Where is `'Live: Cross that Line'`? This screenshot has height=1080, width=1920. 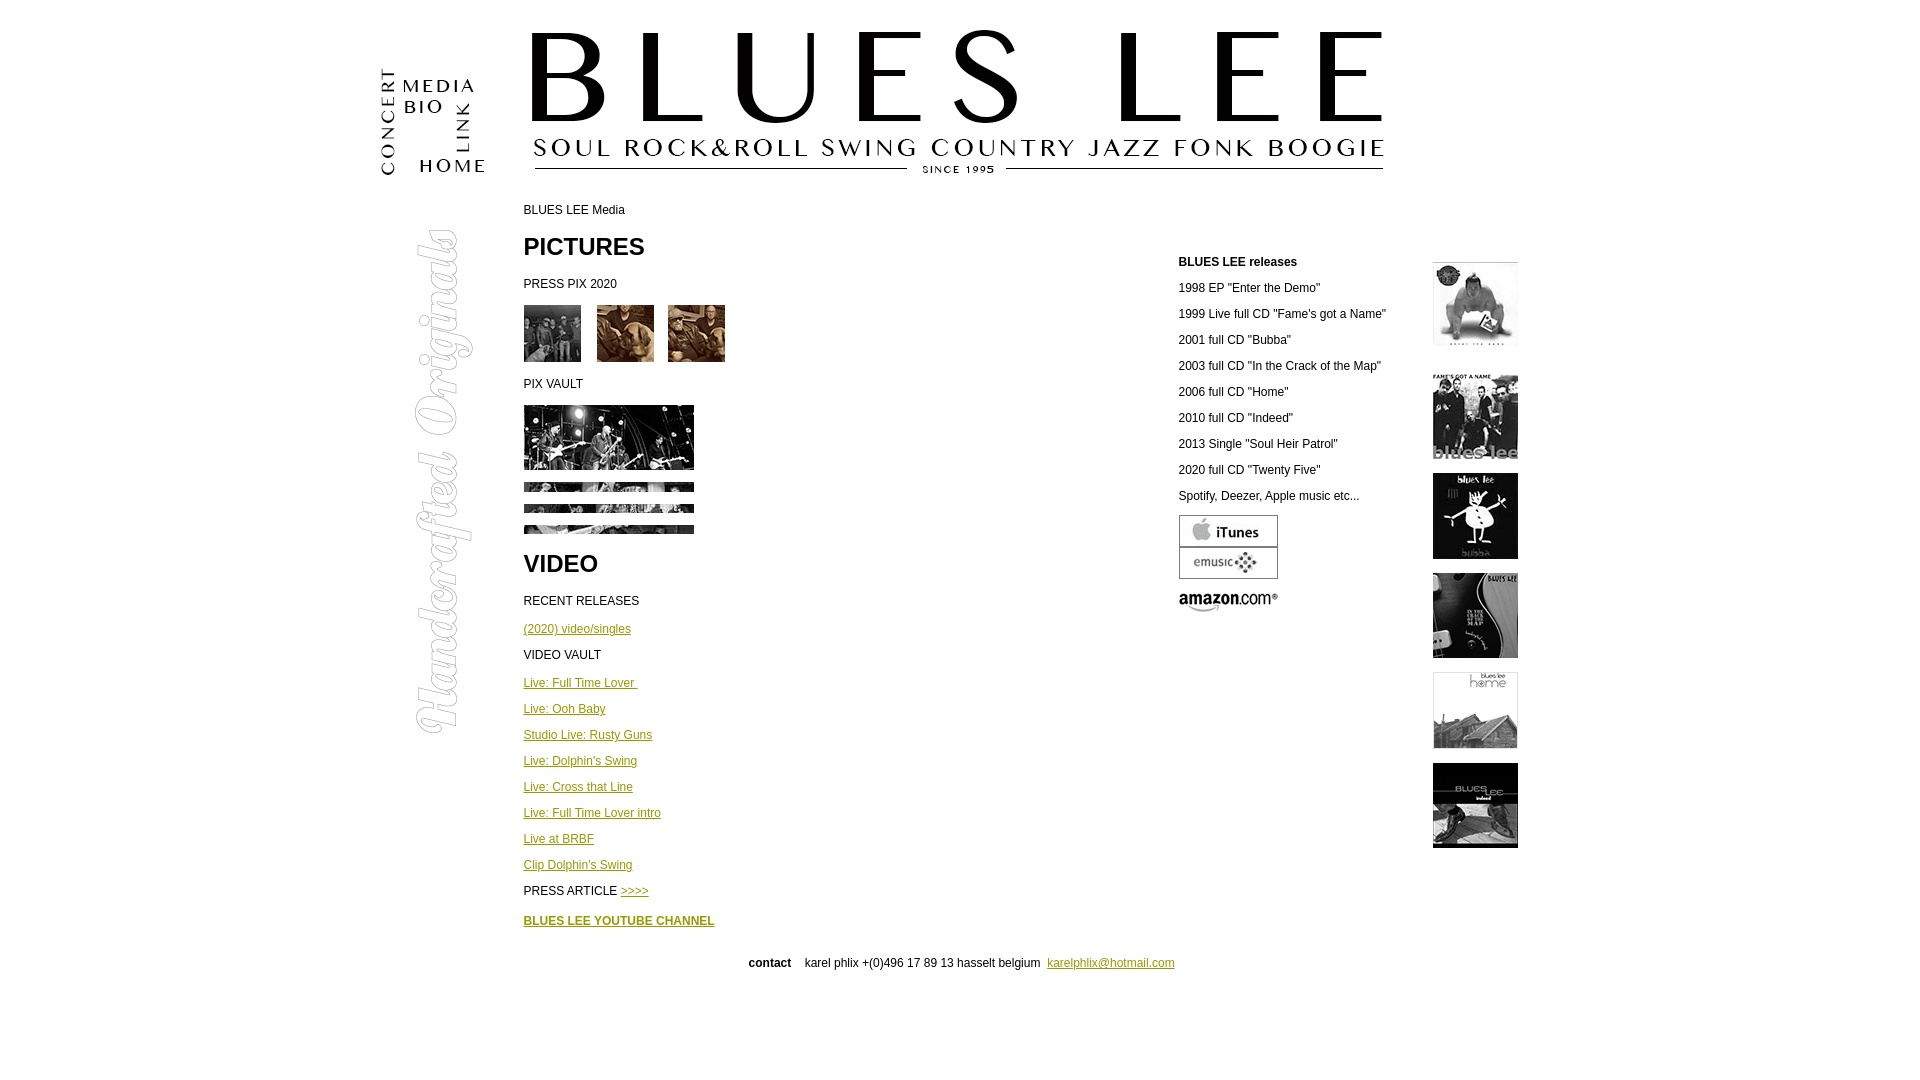
'Live: Cross that Line' is located at coordinates (577, 785).